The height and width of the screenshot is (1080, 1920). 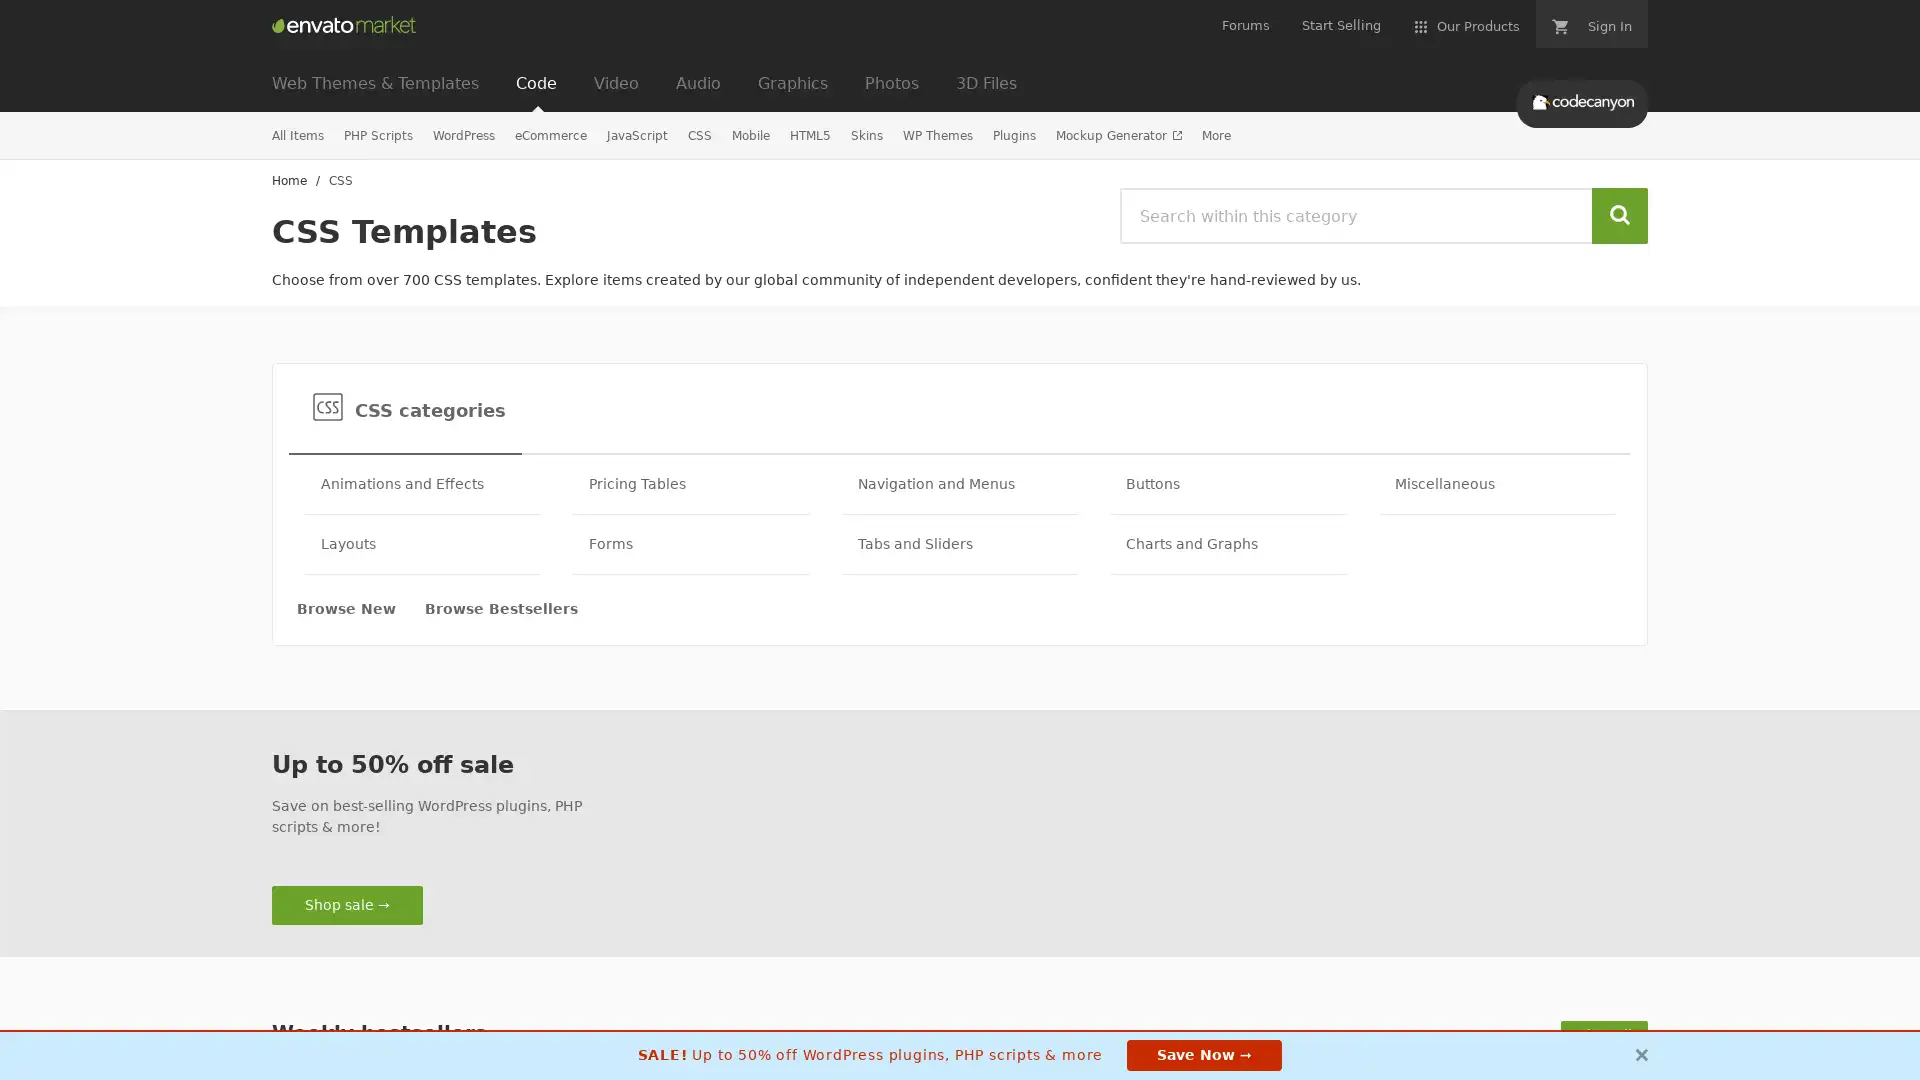 What do you see at coordinates (1620, 216) in the screenshot?
I see `Search` at bounding box center [1620, 216].